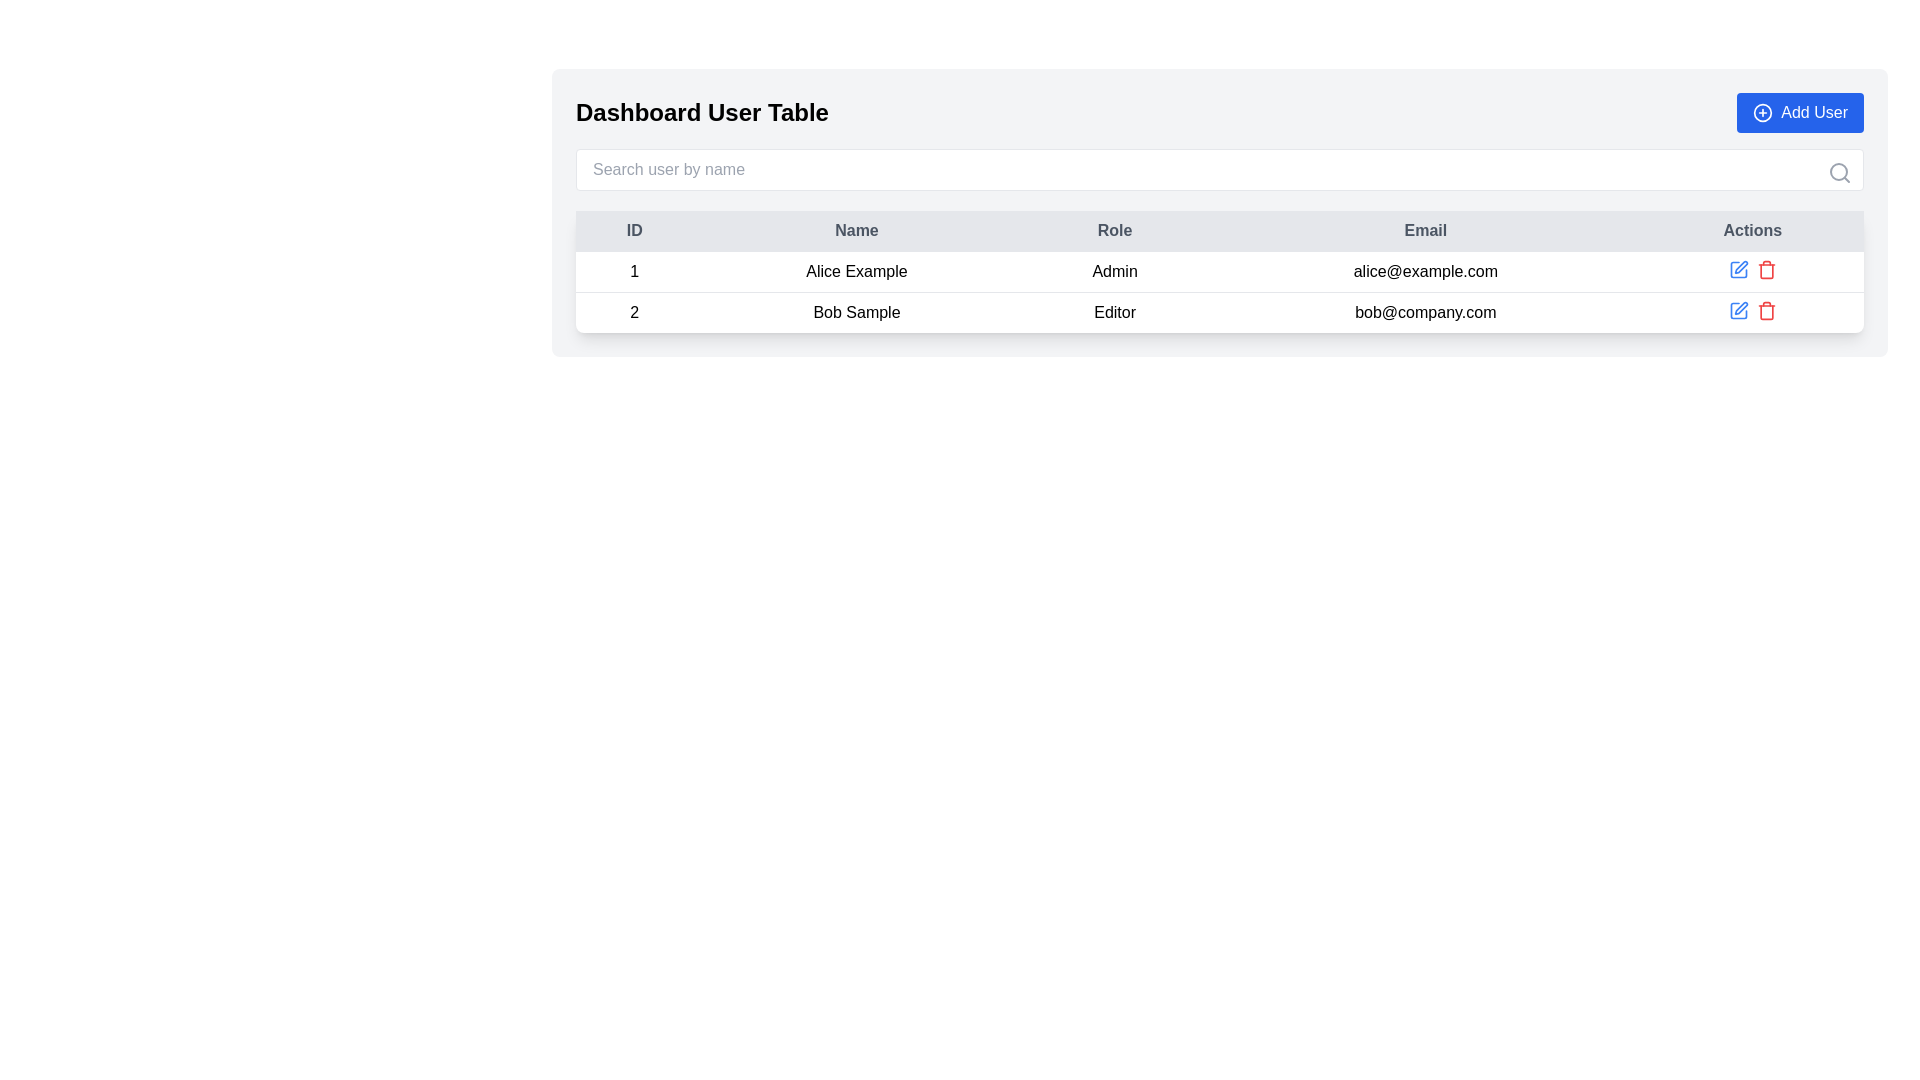 The image size is (1920, 1080). I want to click on the email address displayed for user 'Bob Sample' in the 'Email' column of the table, so click(1424, 312).